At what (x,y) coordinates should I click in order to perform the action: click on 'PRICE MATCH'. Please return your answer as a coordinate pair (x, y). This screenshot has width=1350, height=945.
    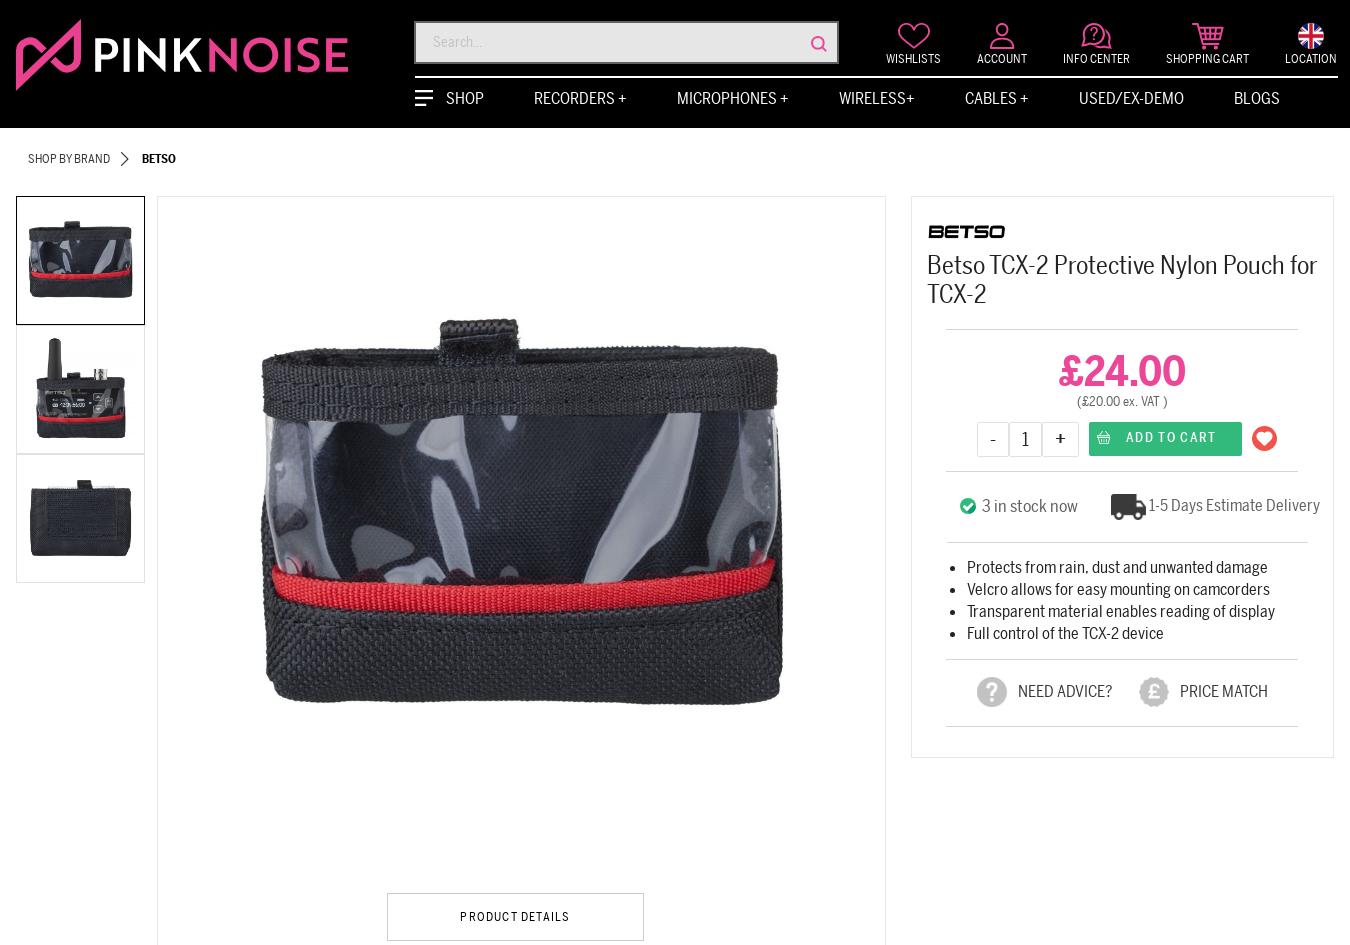
    Looking at the image, I should click on (1221, 690).